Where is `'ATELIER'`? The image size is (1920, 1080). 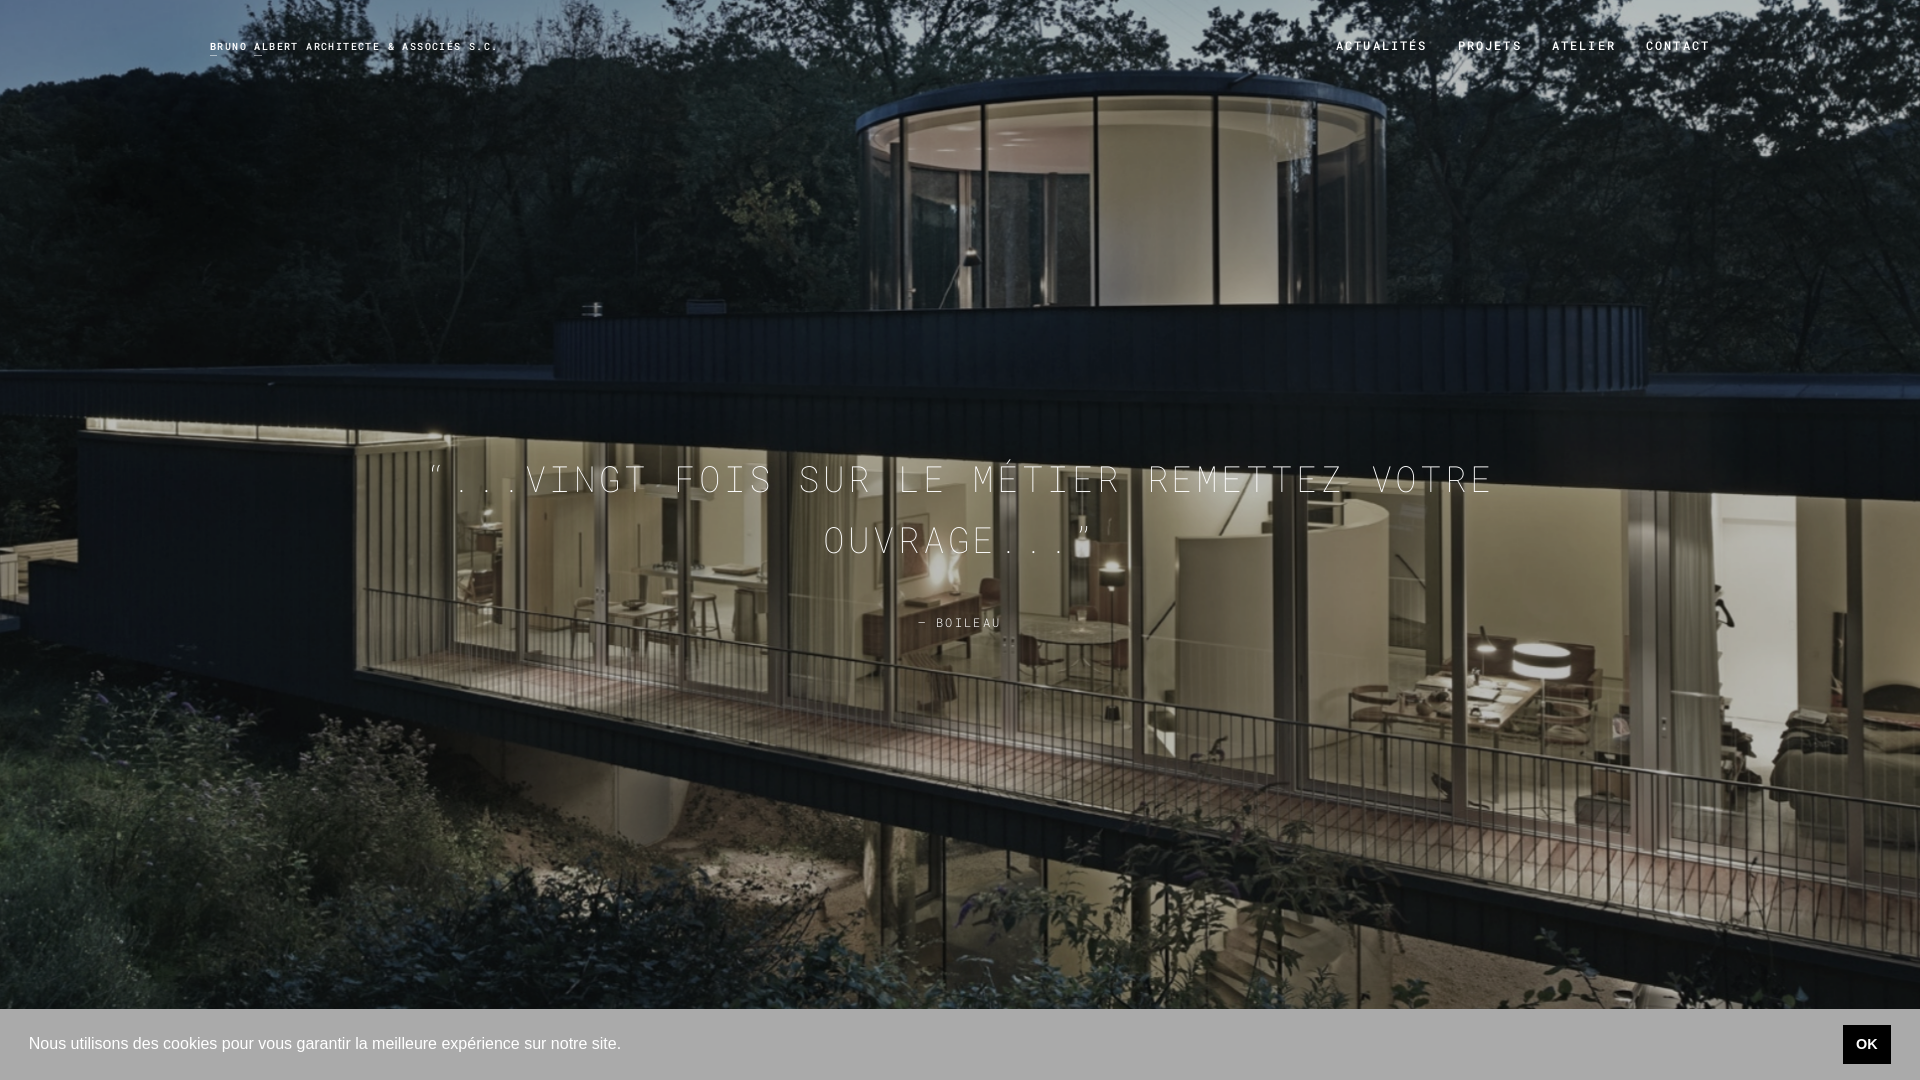
'ATELIER' is located at coordinates (1583, 45).